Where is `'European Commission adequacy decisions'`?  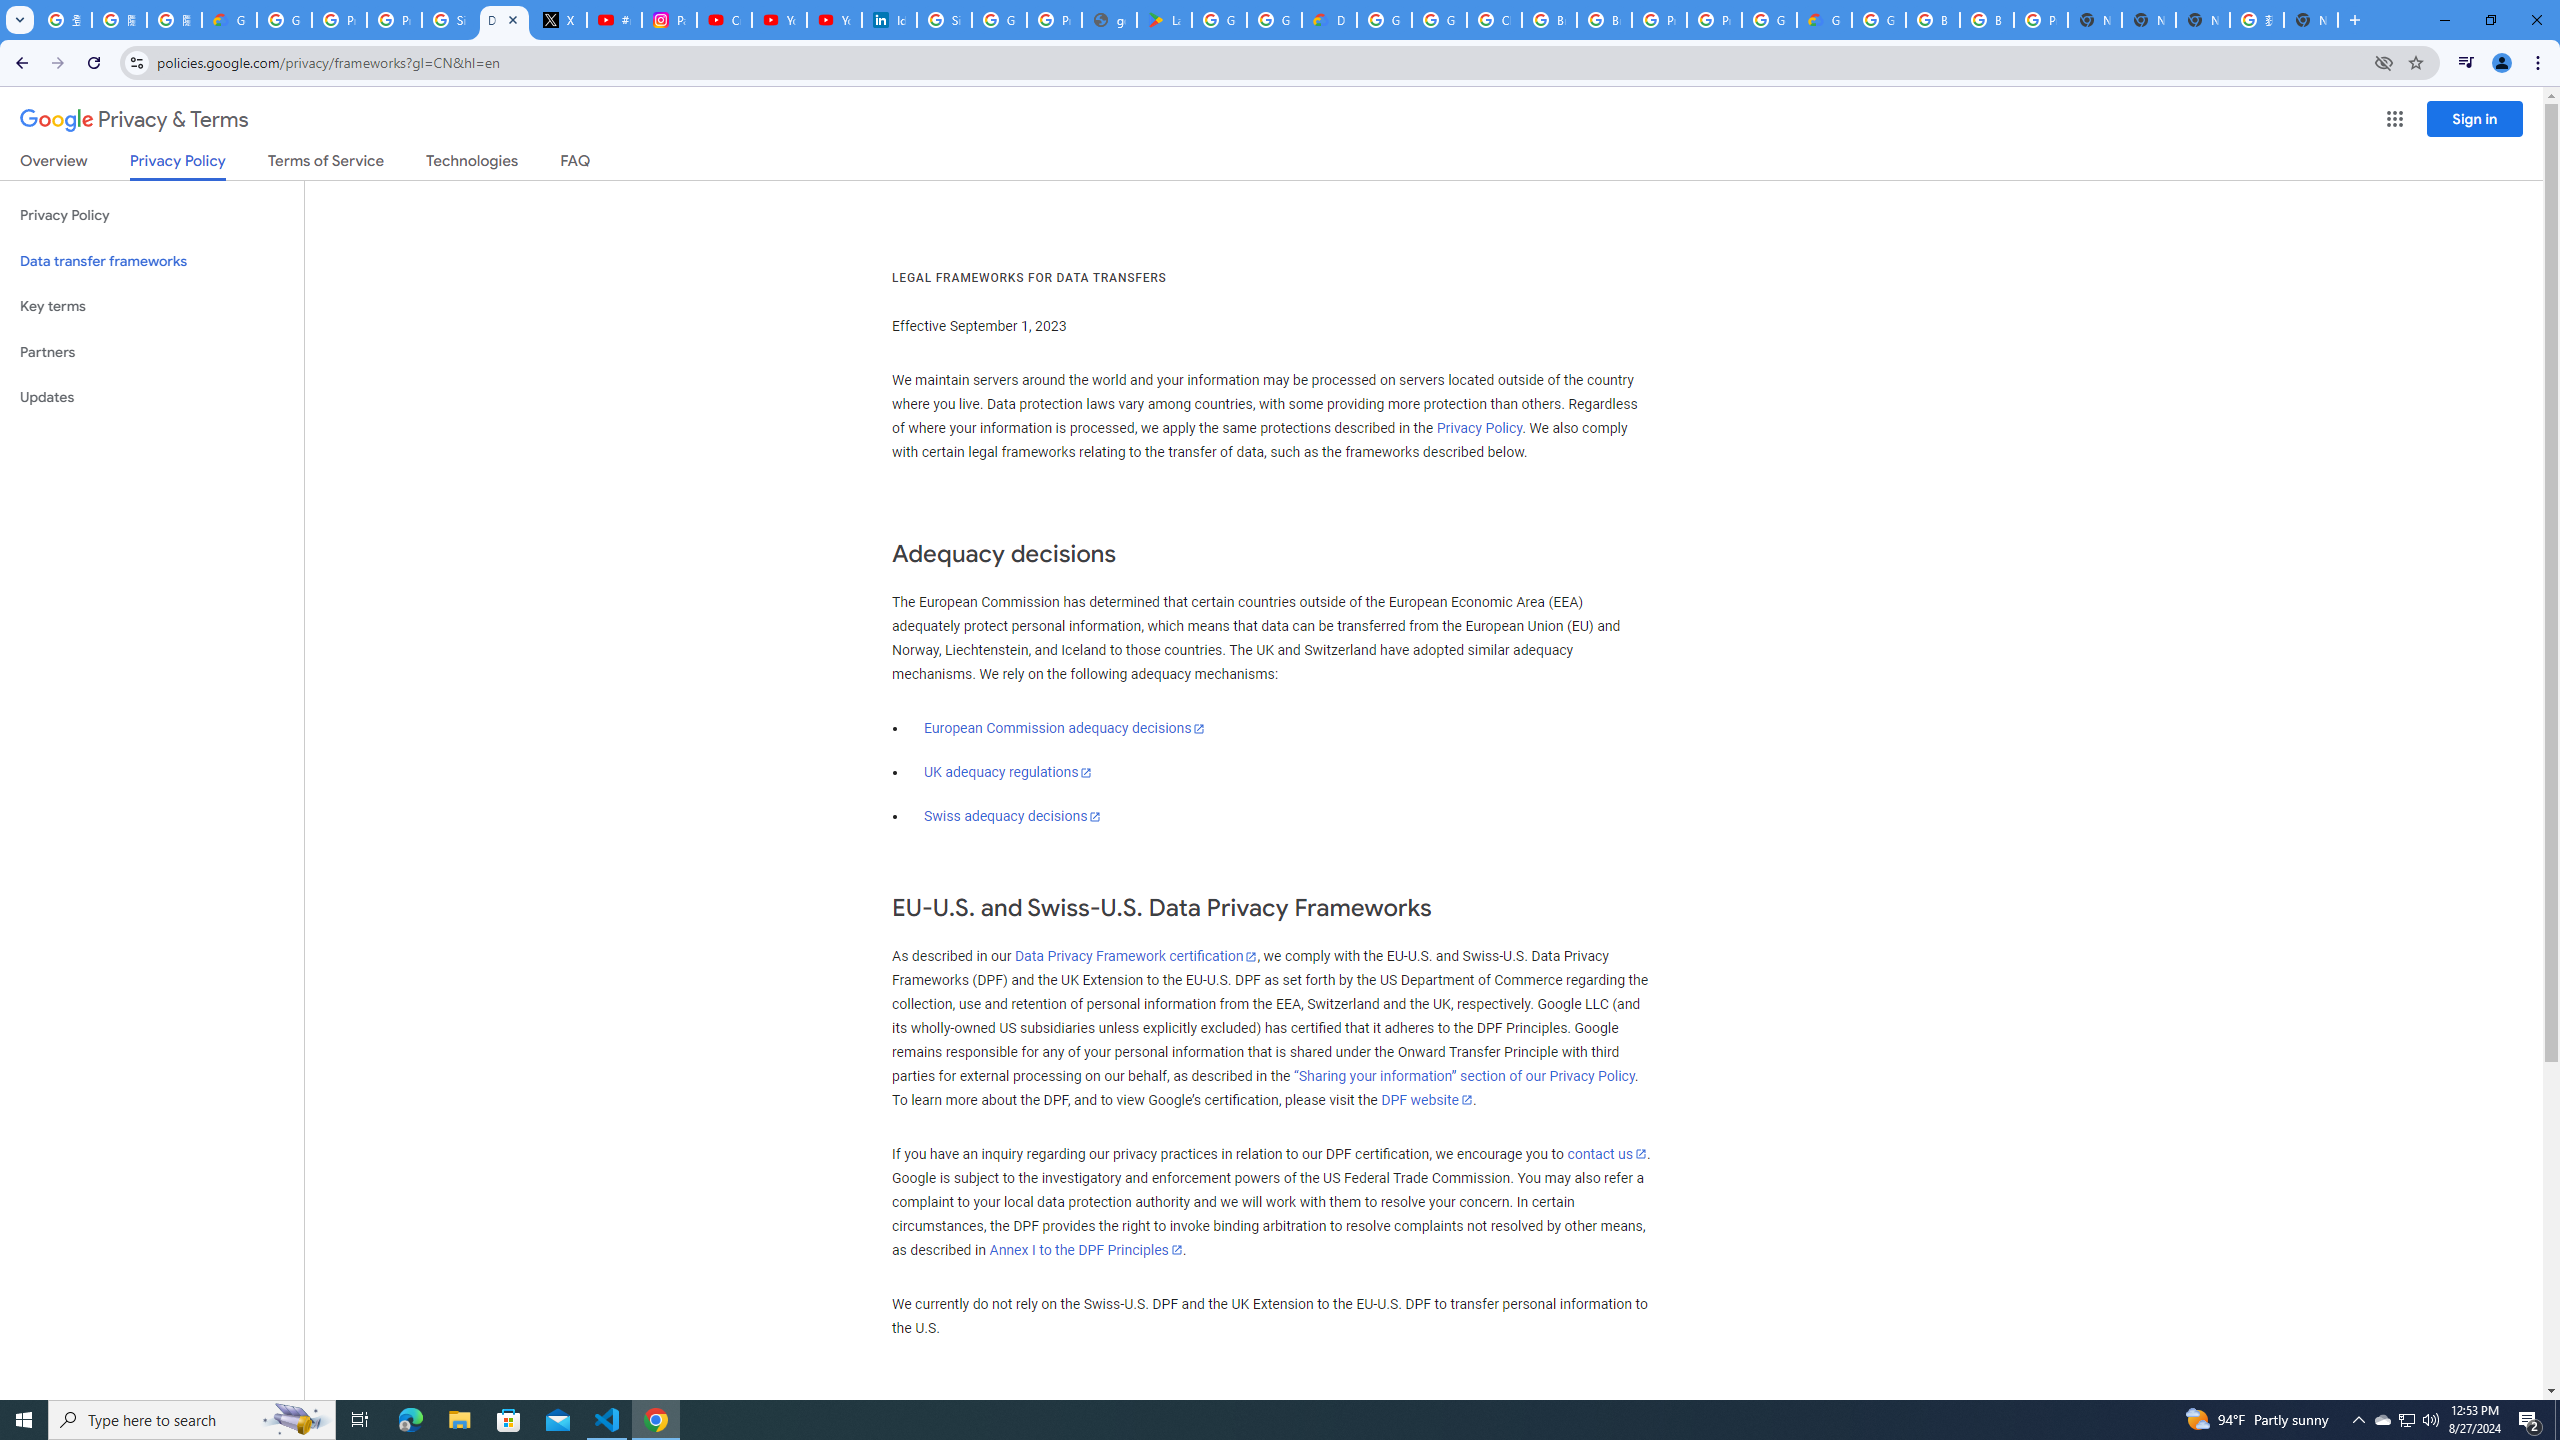 'European Commission adequacy decisions' is located at coordinates (1063, 727).